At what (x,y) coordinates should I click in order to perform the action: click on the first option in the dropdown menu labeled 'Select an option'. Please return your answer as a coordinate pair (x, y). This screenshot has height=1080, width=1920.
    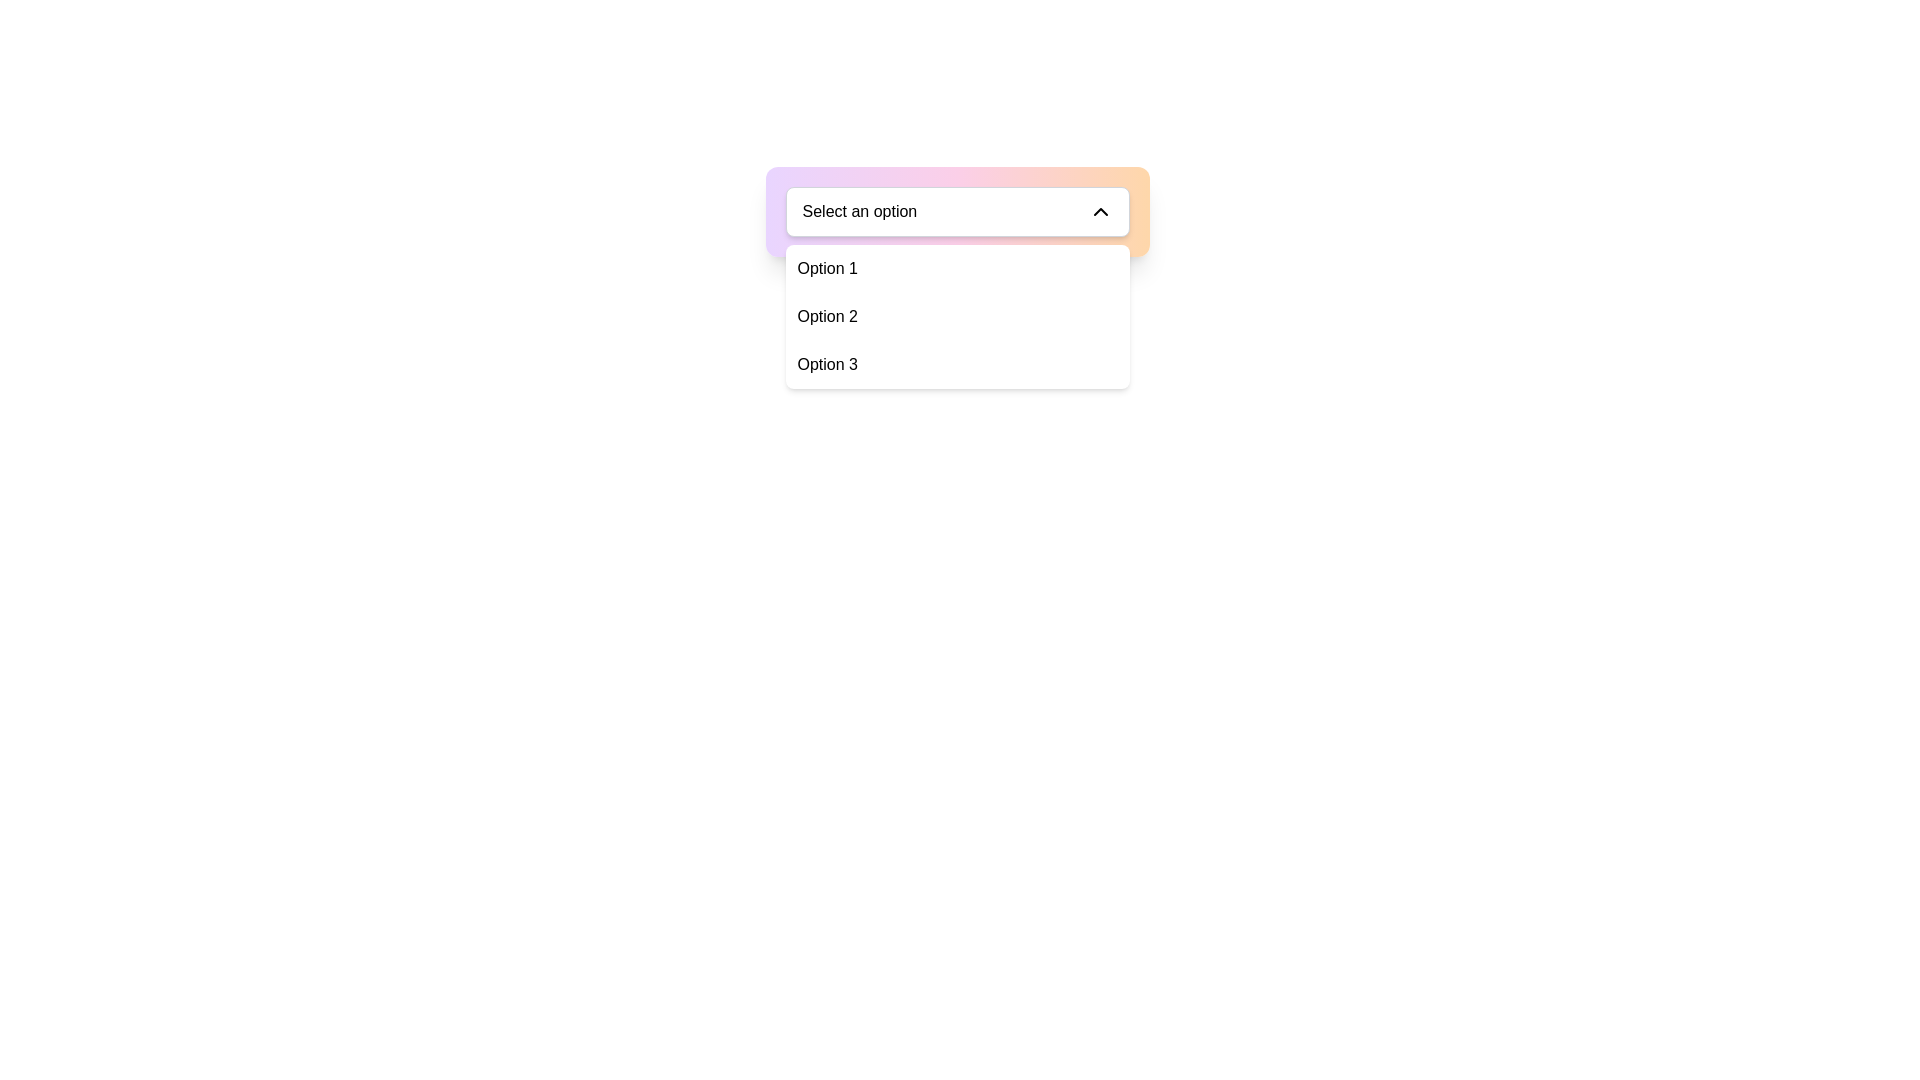
    Looking at the image, I should click on (956, 268).